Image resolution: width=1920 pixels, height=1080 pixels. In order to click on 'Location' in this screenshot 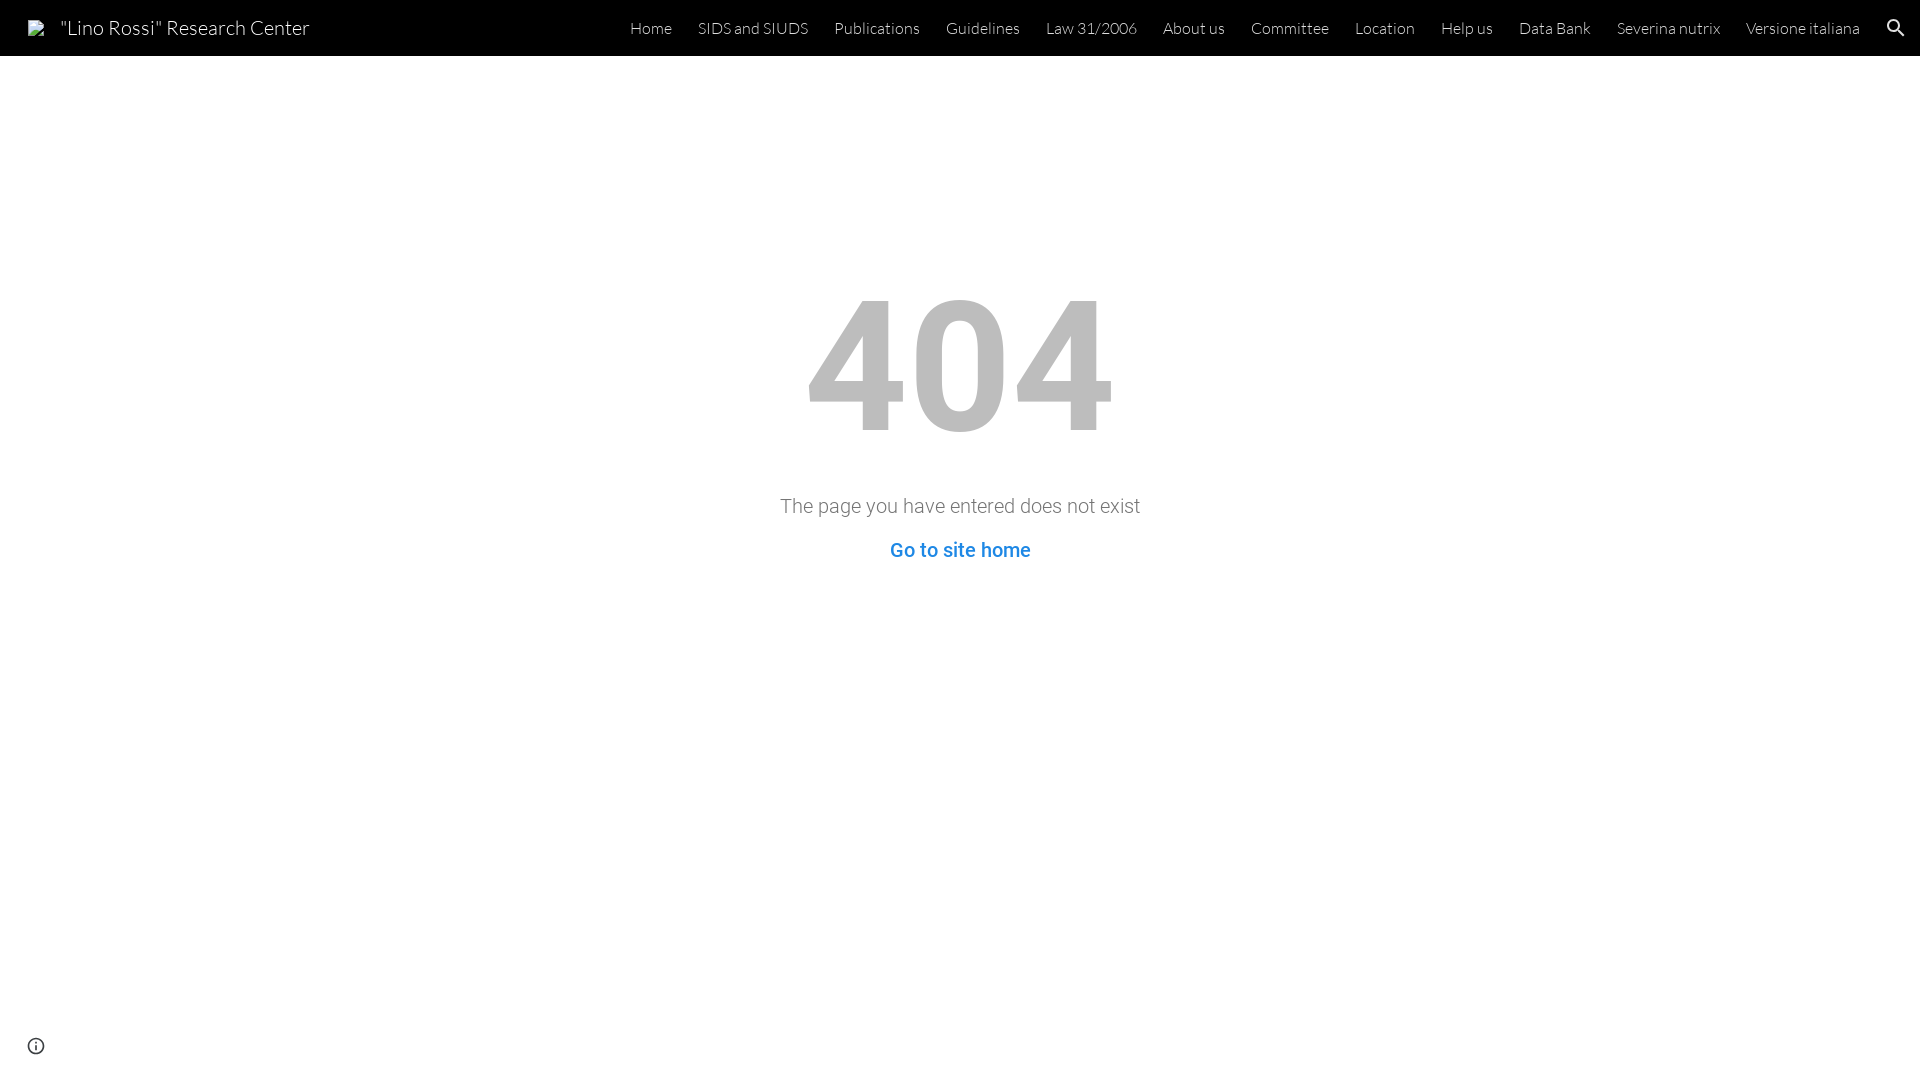, I will do `click(1384, 27)`.